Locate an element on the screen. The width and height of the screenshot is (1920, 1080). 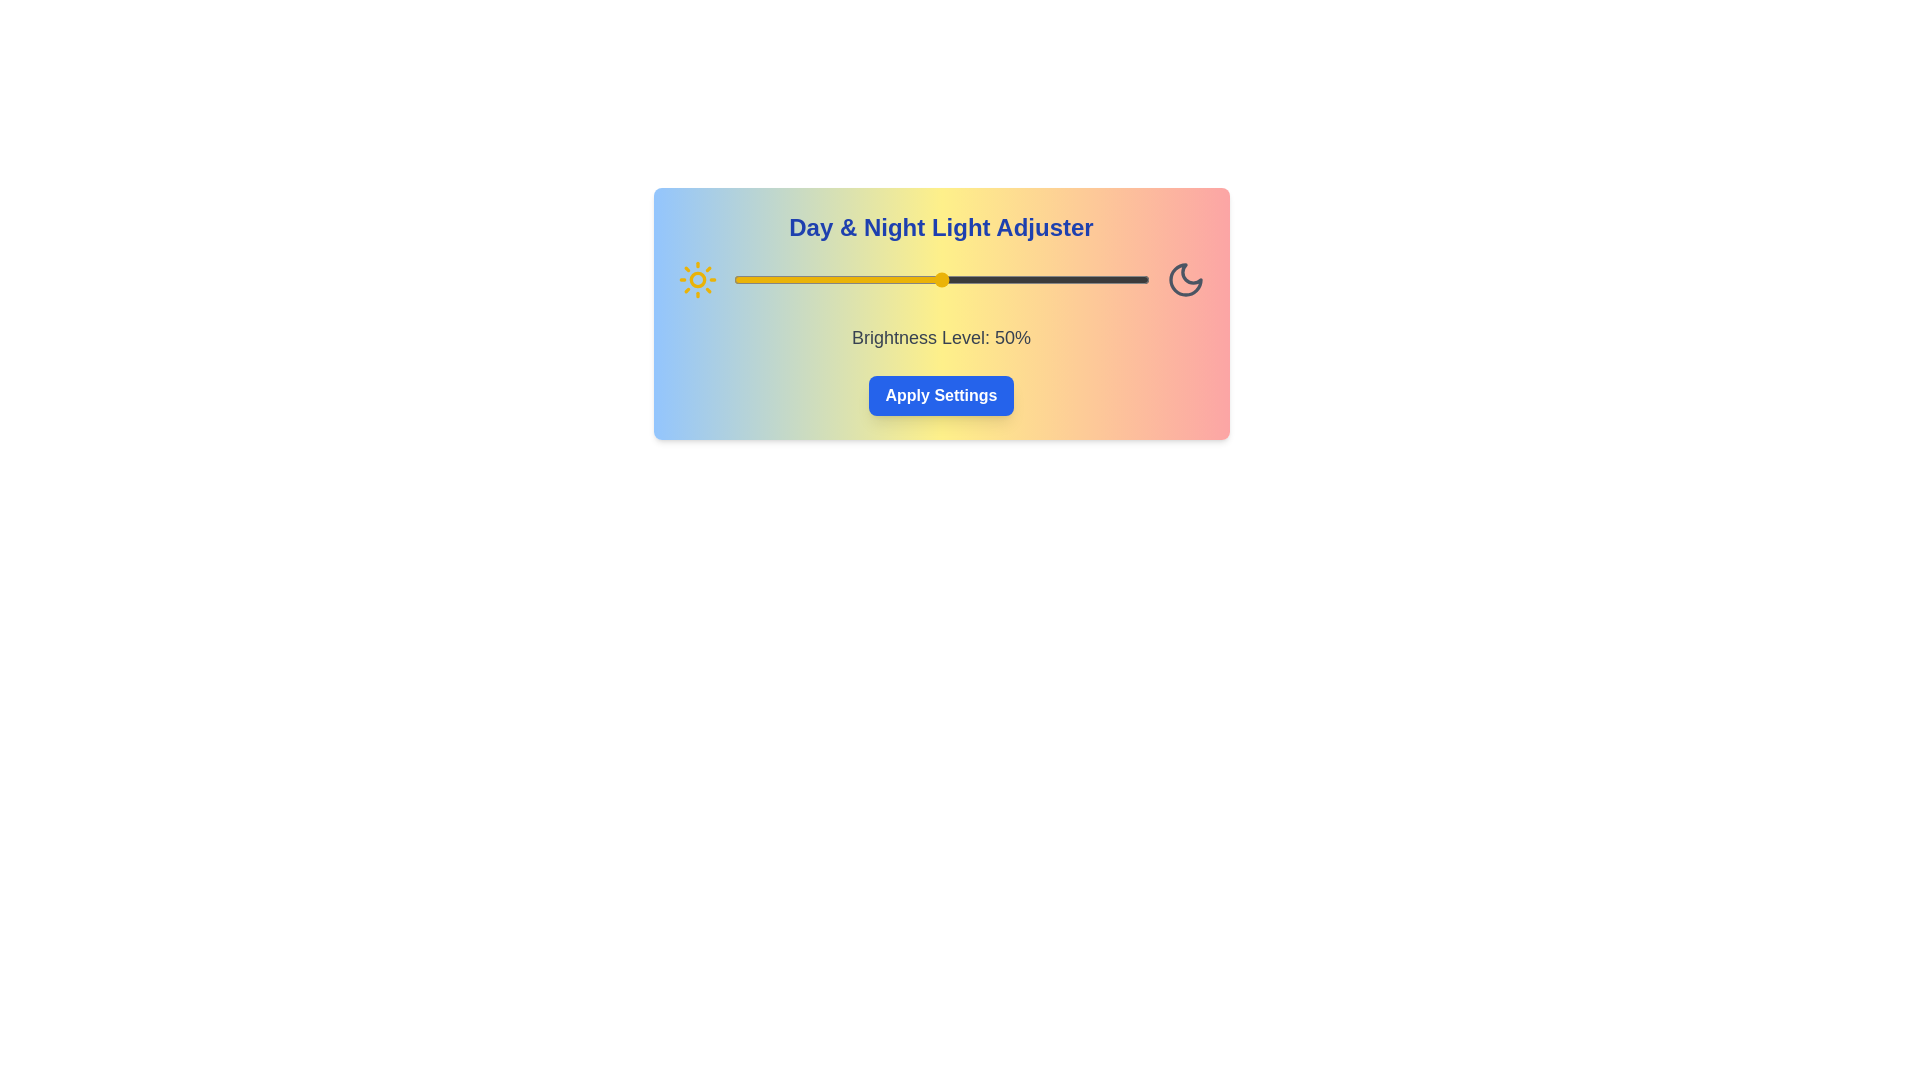
'Apply Settings' button is located at coordinates (939, 396).